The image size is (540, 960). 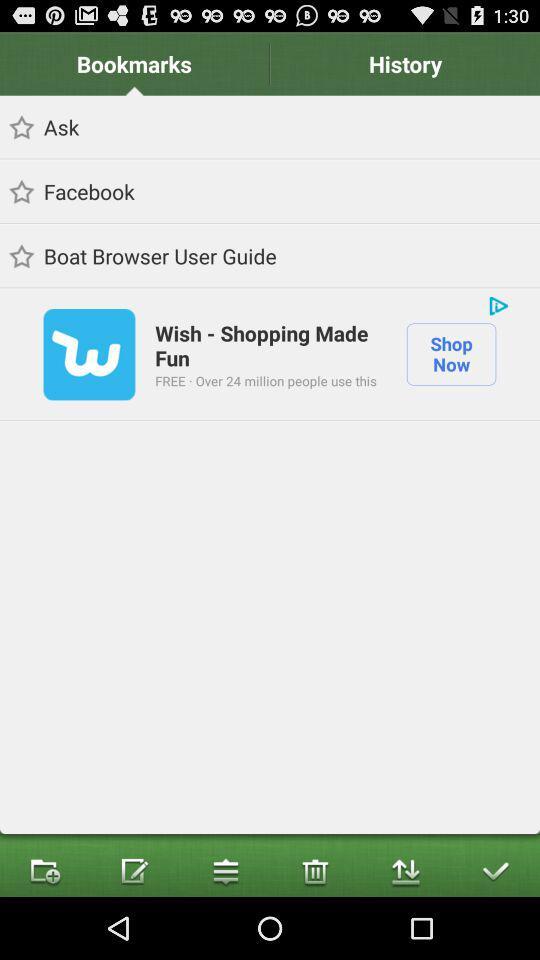 What do you see at coordinates (266, 379) in the screenshot?
I see `app next to the shop now item` at bounding box center [266, 379].